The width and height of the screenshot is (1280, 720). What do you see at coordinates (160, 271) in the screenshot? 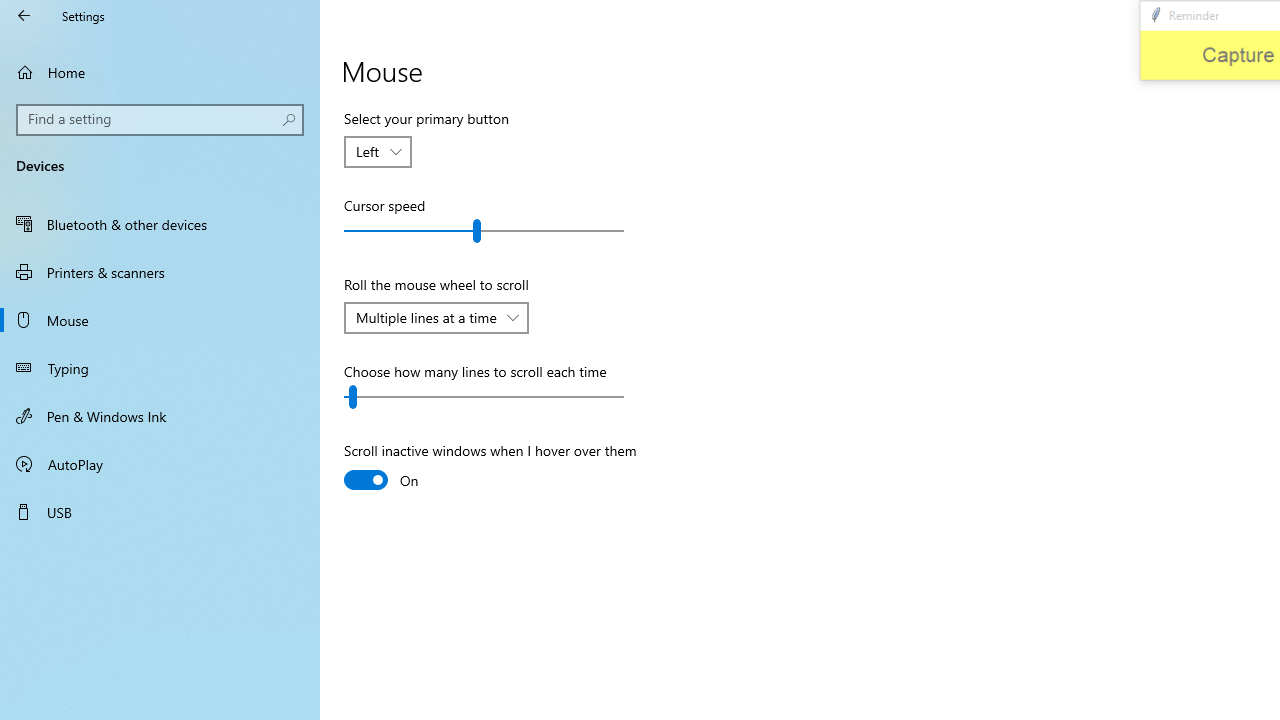
I see `'Printers & scanners'` at bounding box center [160, 271].